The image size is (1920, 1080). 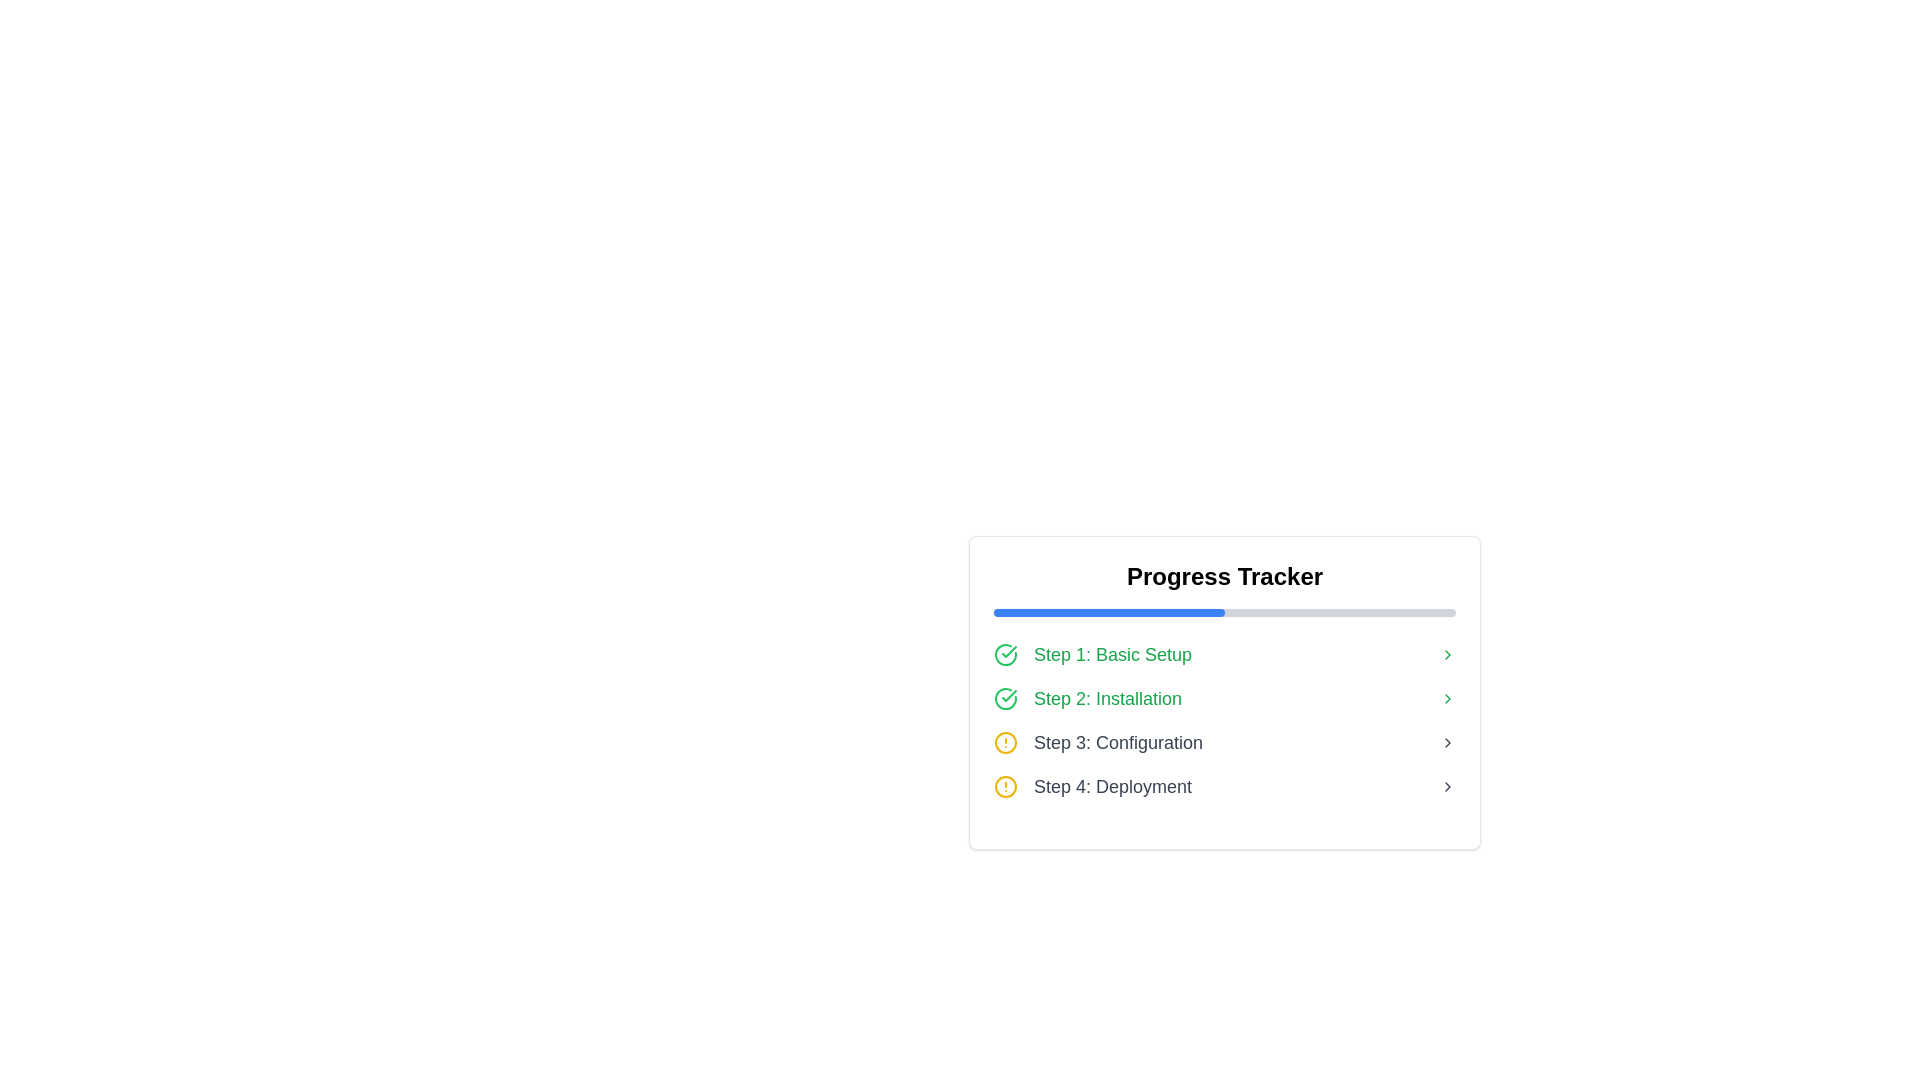 What do you see at coordinates (1223, 612) in the screenshot?
I see `the Progress Bar located below the 'Progress Tracker' heading within the card layout, which visually indicates that half of the total steps have been completed` at bounding box center [1223, 612].